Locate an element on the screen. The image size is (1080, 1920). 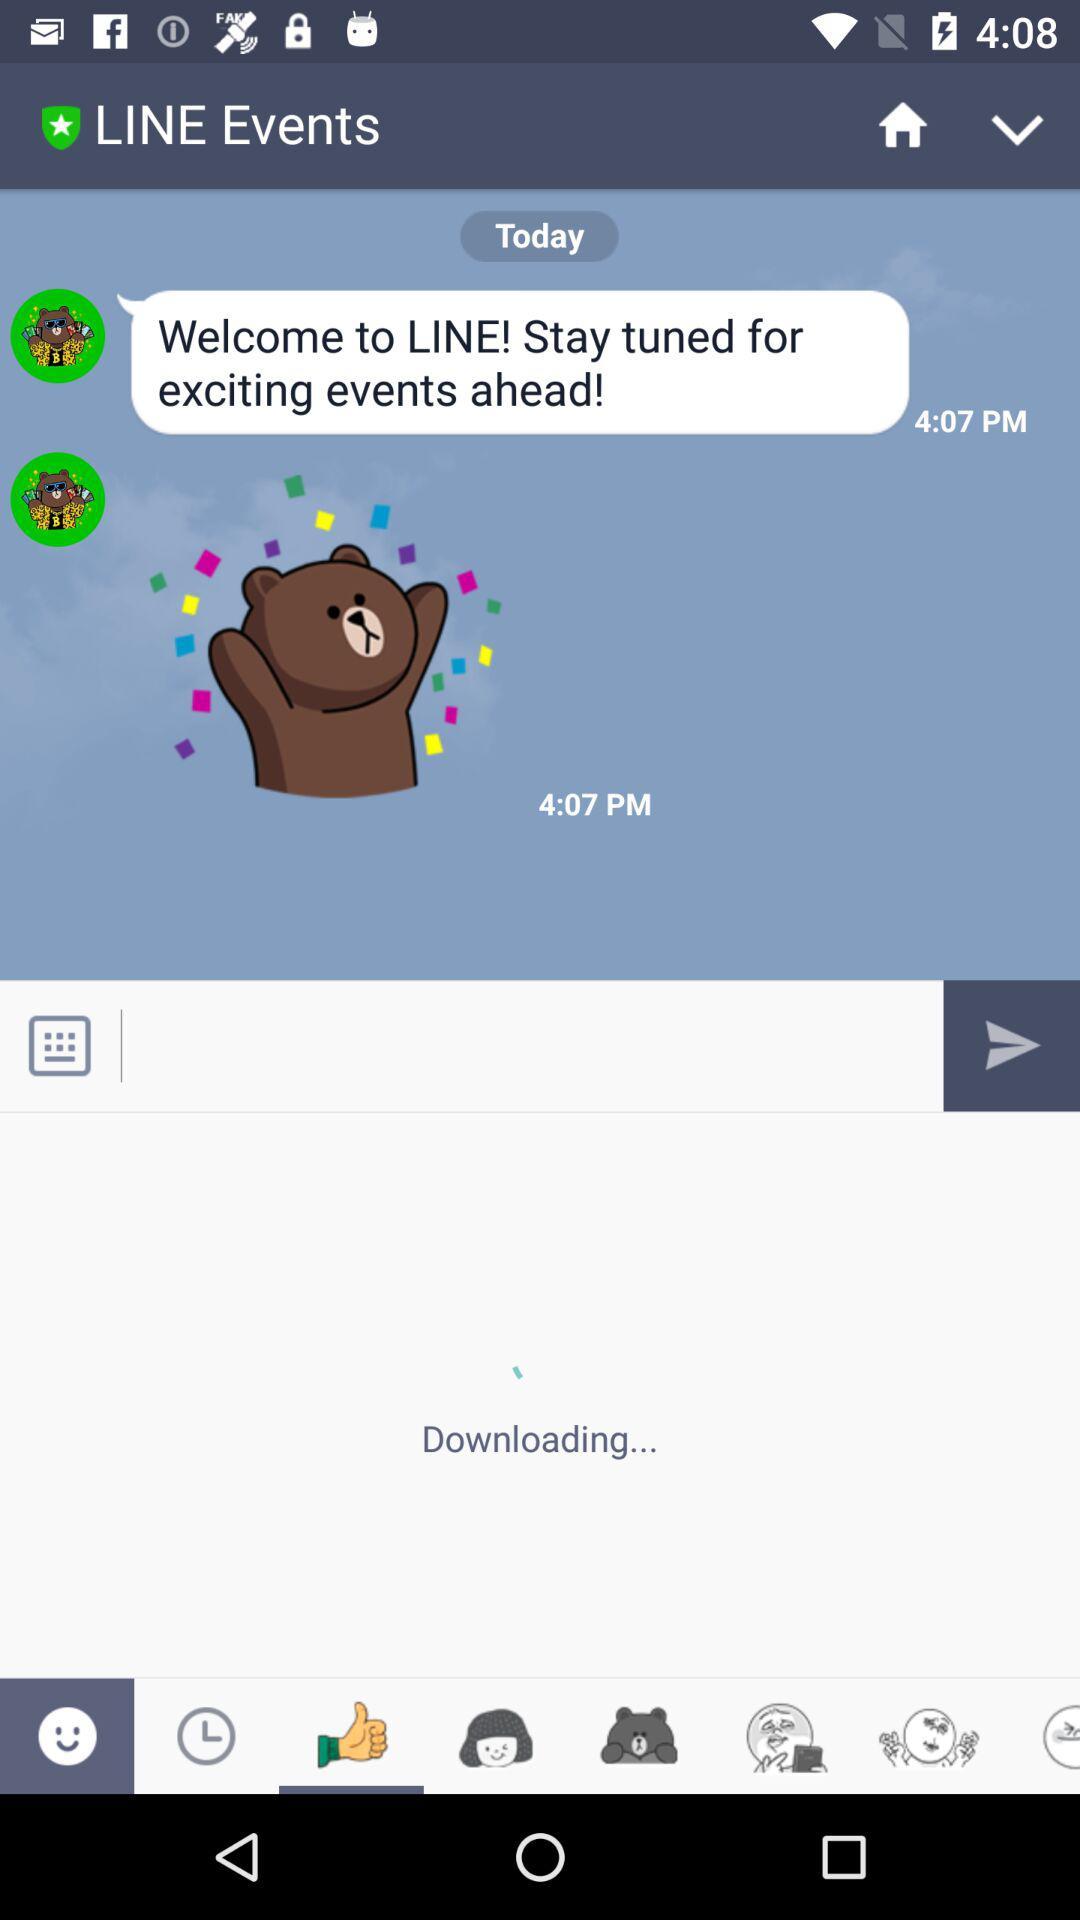
like emoji is located at coordinates (350, 1735).